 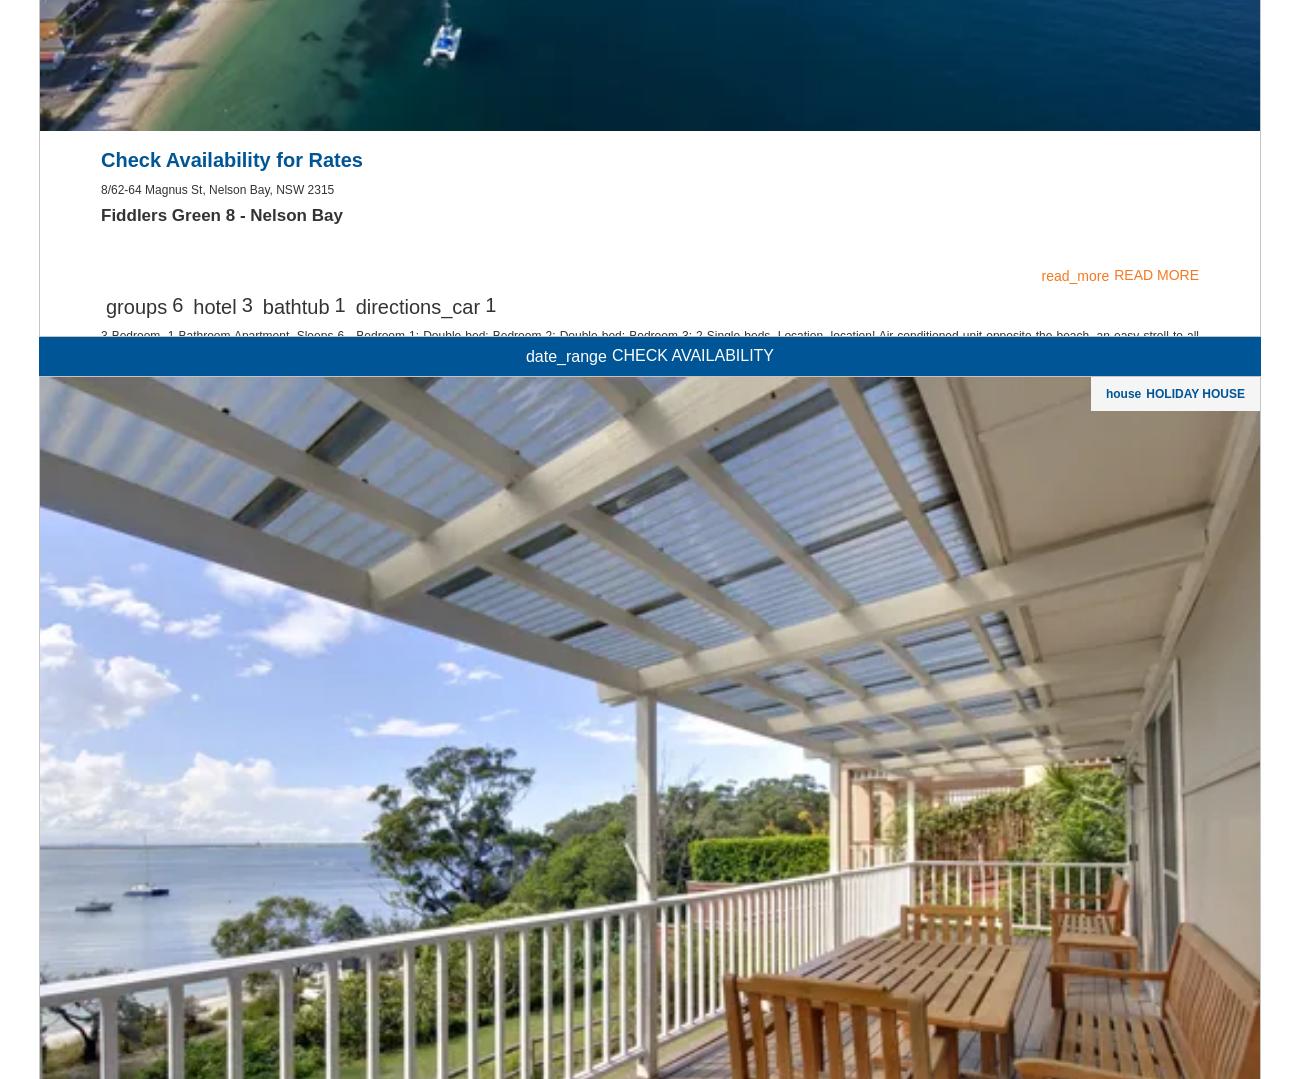 What do you see at coordinates (212, 228) in the screenshot?
I see `'BOOK'` at bounding box center [212, 228].